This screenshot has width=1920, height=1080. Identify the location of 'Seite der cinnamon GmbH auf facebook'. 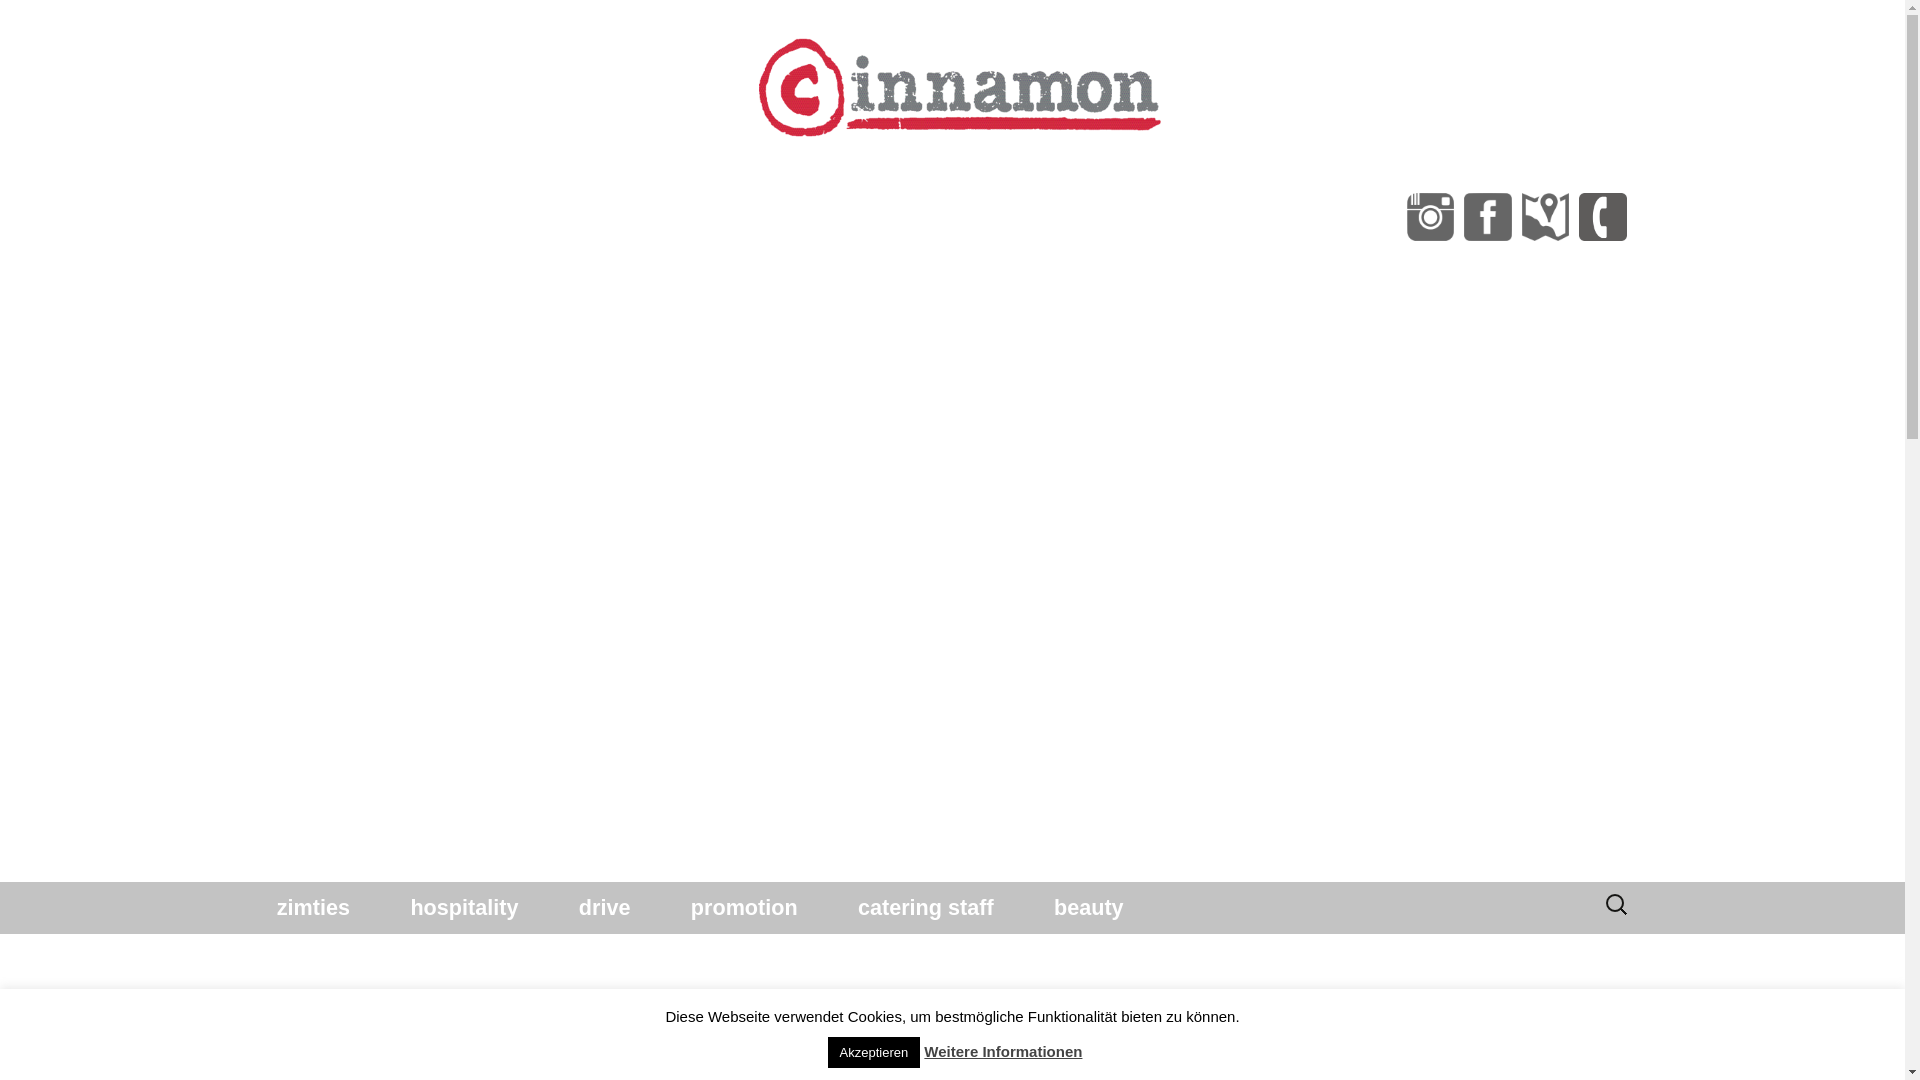
(1488, 216).